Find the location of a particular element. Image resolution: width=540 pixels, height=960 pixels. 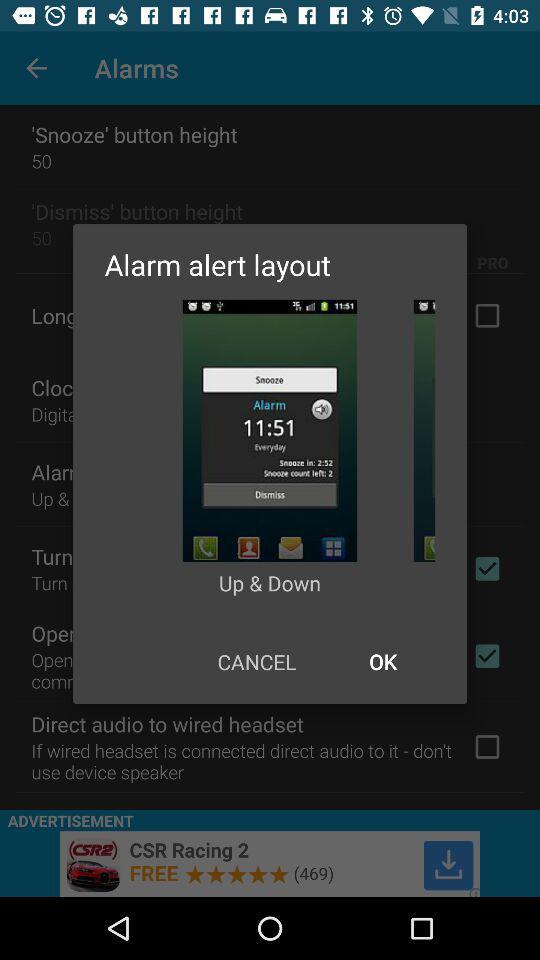

the item to the left of the ok icon is located at coordinates (256, 661).